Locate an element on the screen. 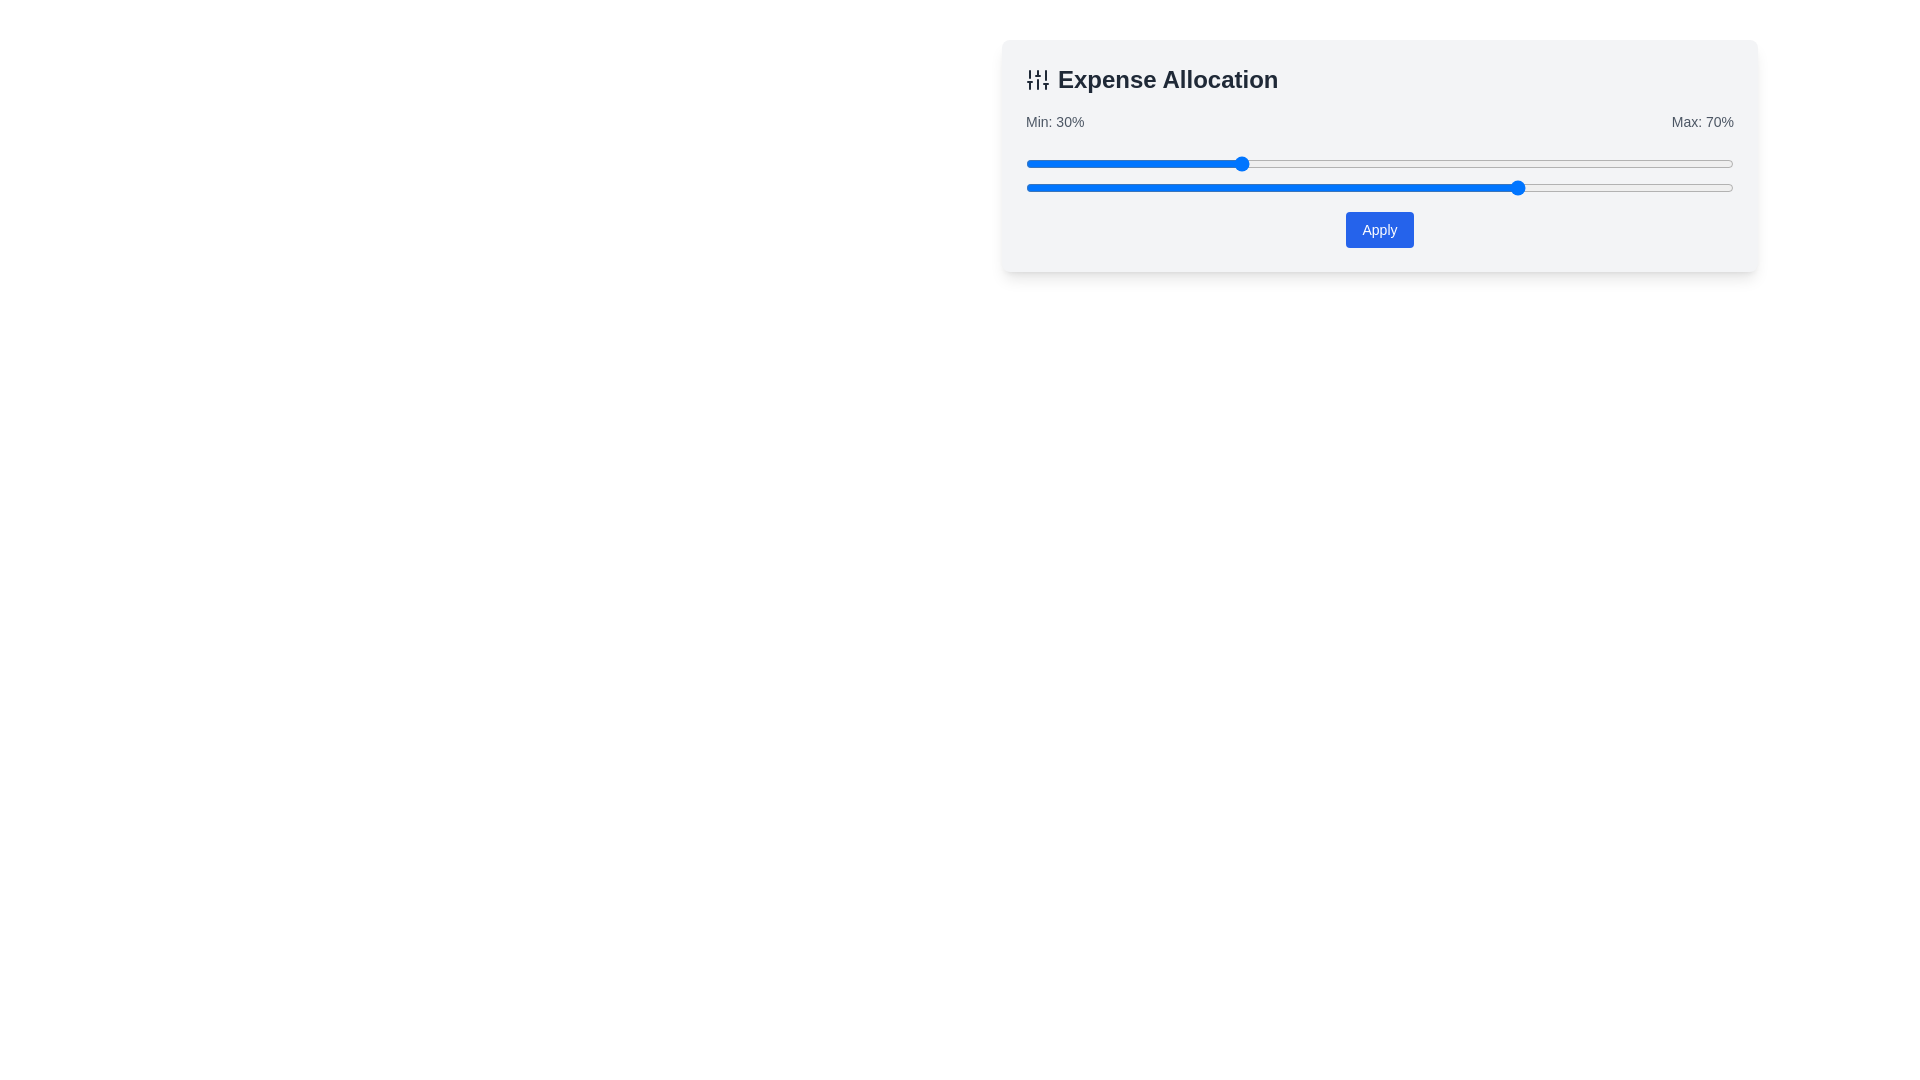 The image size is (1920, 1080). the text label displaying 'Max: 70%' located near the top-right corner of the panel, styled in gray color and medium weight is located at coordinates (1701, 122).